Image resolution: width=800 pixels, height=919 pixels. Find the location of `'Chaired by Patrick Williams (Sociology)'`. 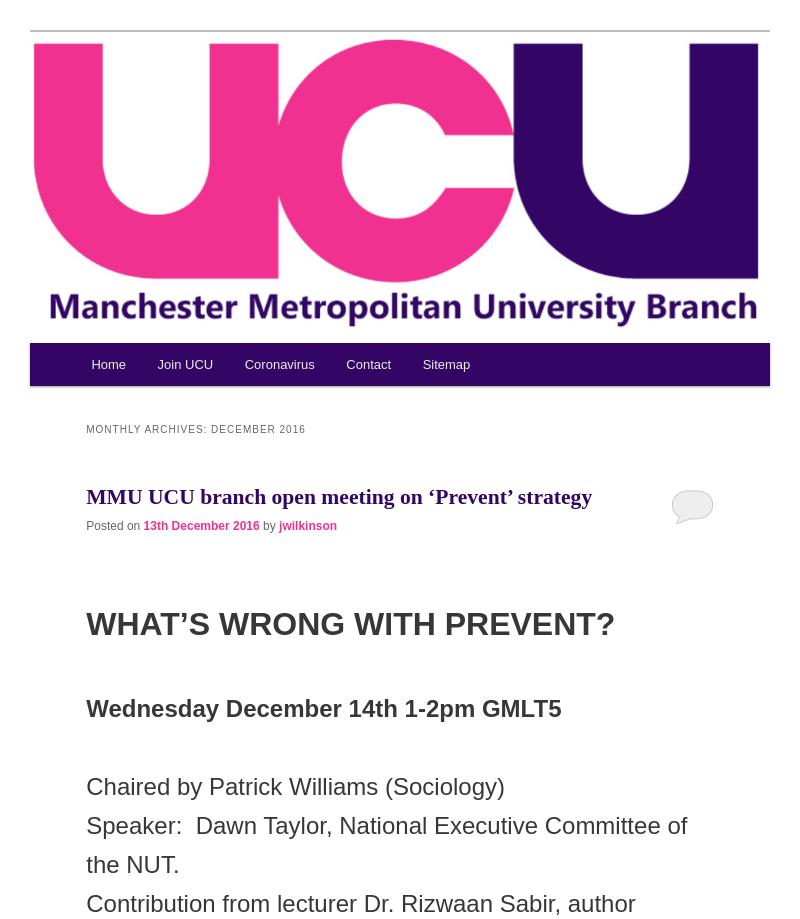

'Chaired by Patrick Williams (Sociology)' is located at coordinates (298, 786).